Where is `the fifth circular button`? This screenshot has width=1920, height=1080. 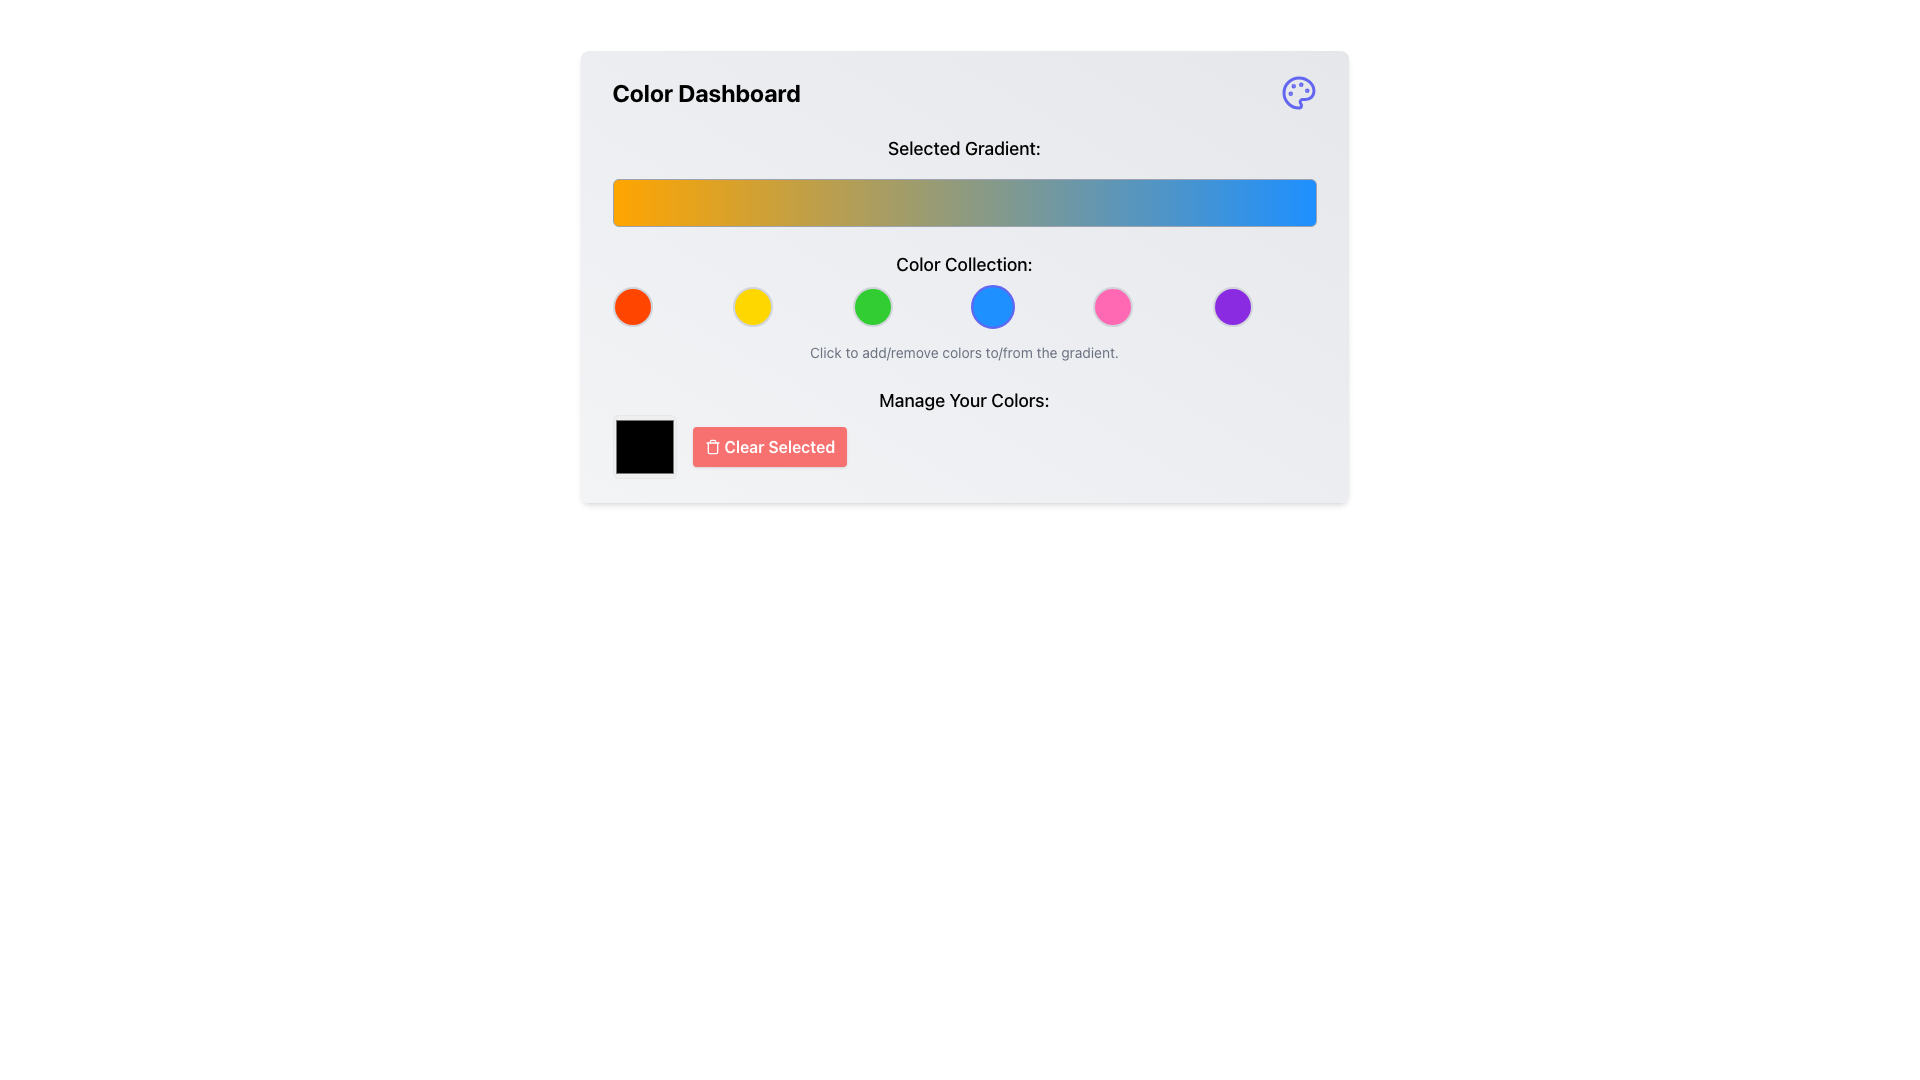
the fifth circular button is located at coordinates (1111, 307).